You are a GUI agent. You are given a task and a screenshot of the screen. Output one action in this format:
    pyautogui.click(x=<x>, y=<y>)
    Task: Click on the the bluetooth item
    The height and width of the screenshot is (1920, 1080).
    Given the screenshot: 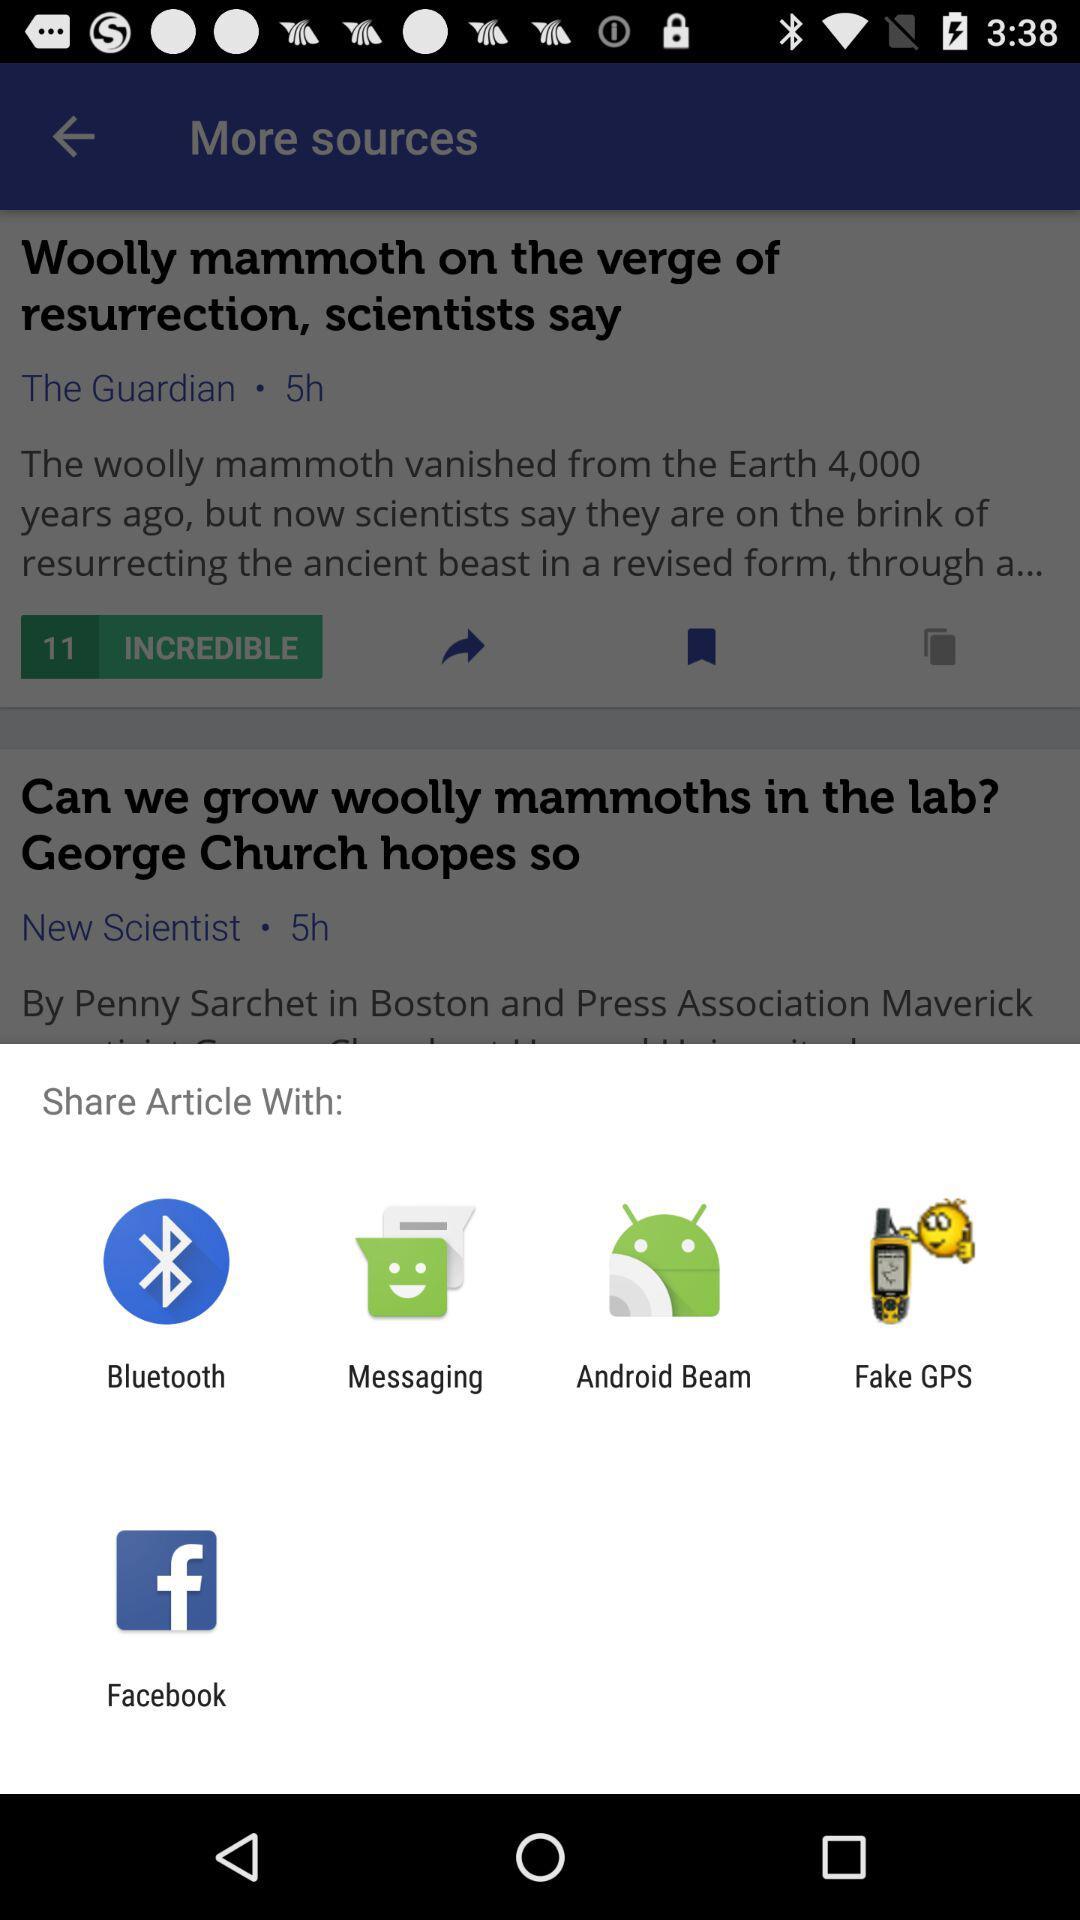 What is the action you would take?
    pyautogui.click(x=165, y=1392)
    